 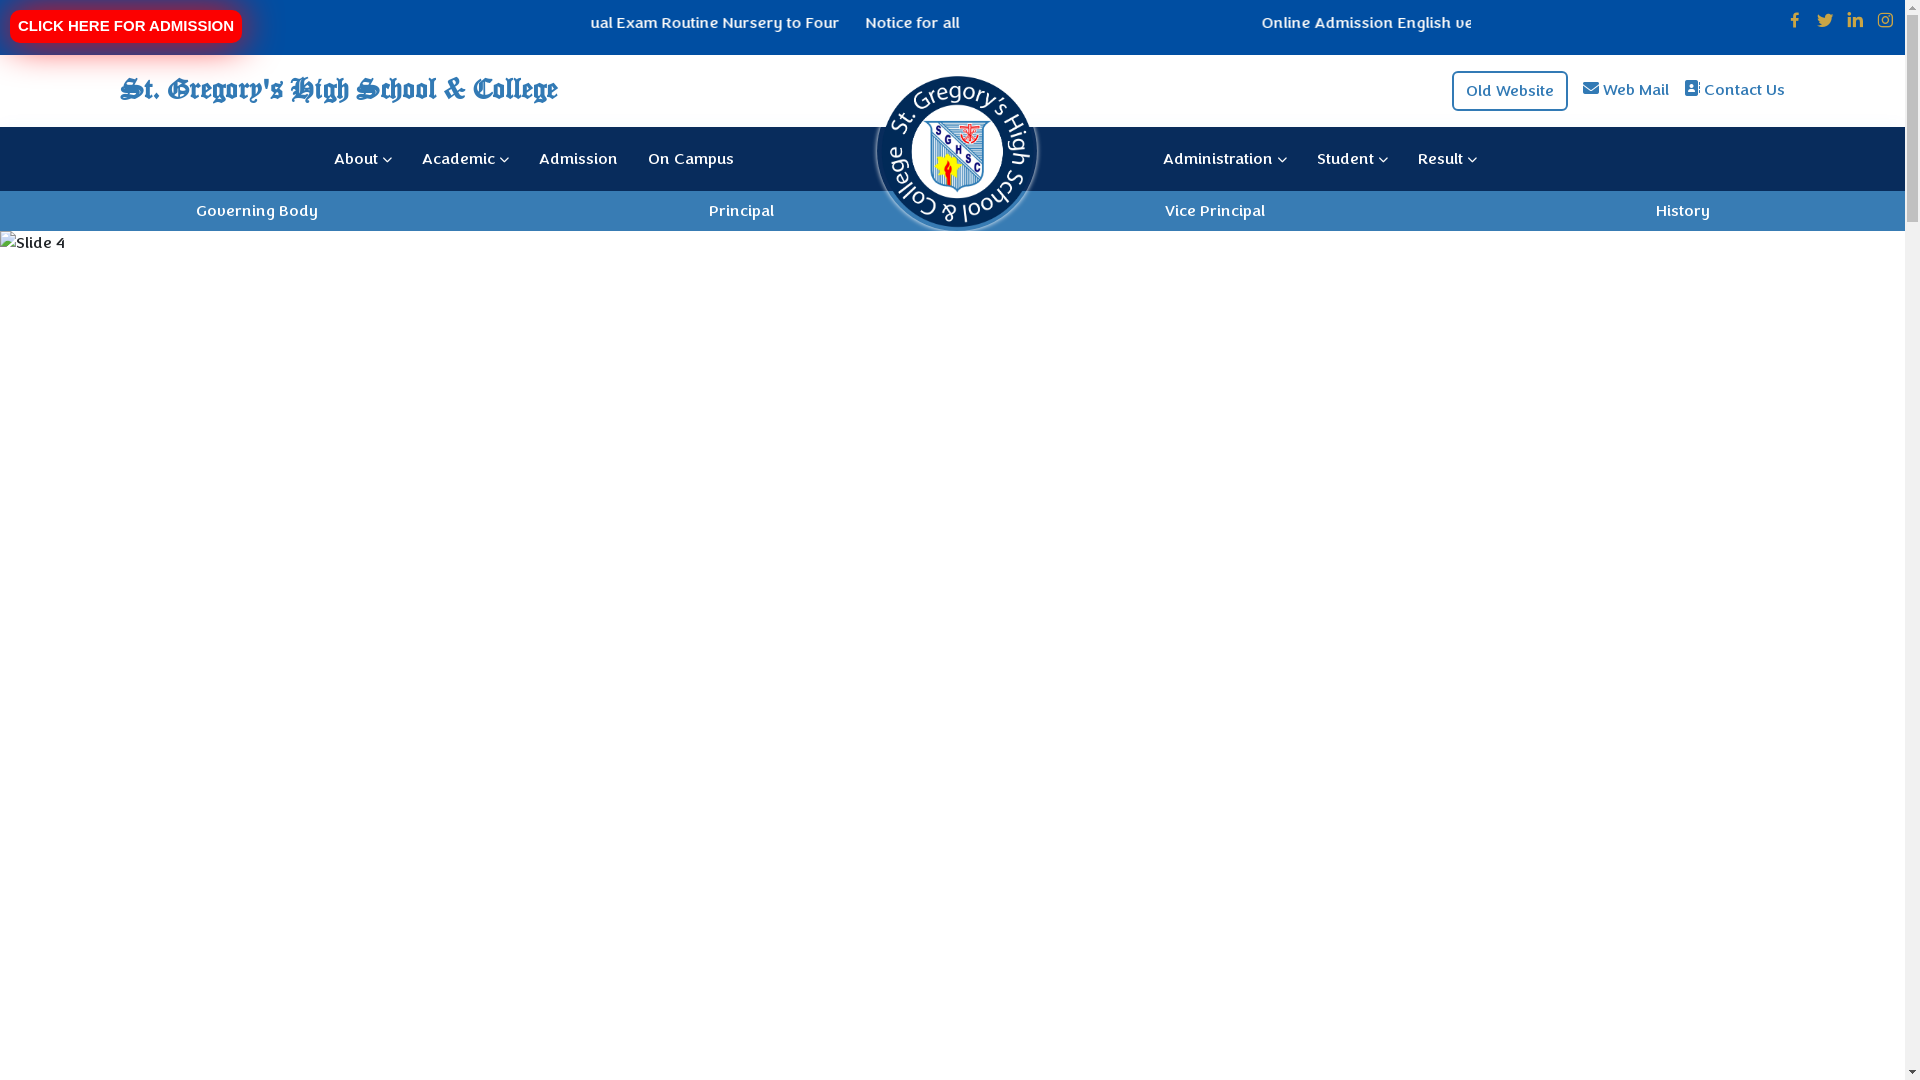 I want to click on 'Student', so click(x=1352, y=157).